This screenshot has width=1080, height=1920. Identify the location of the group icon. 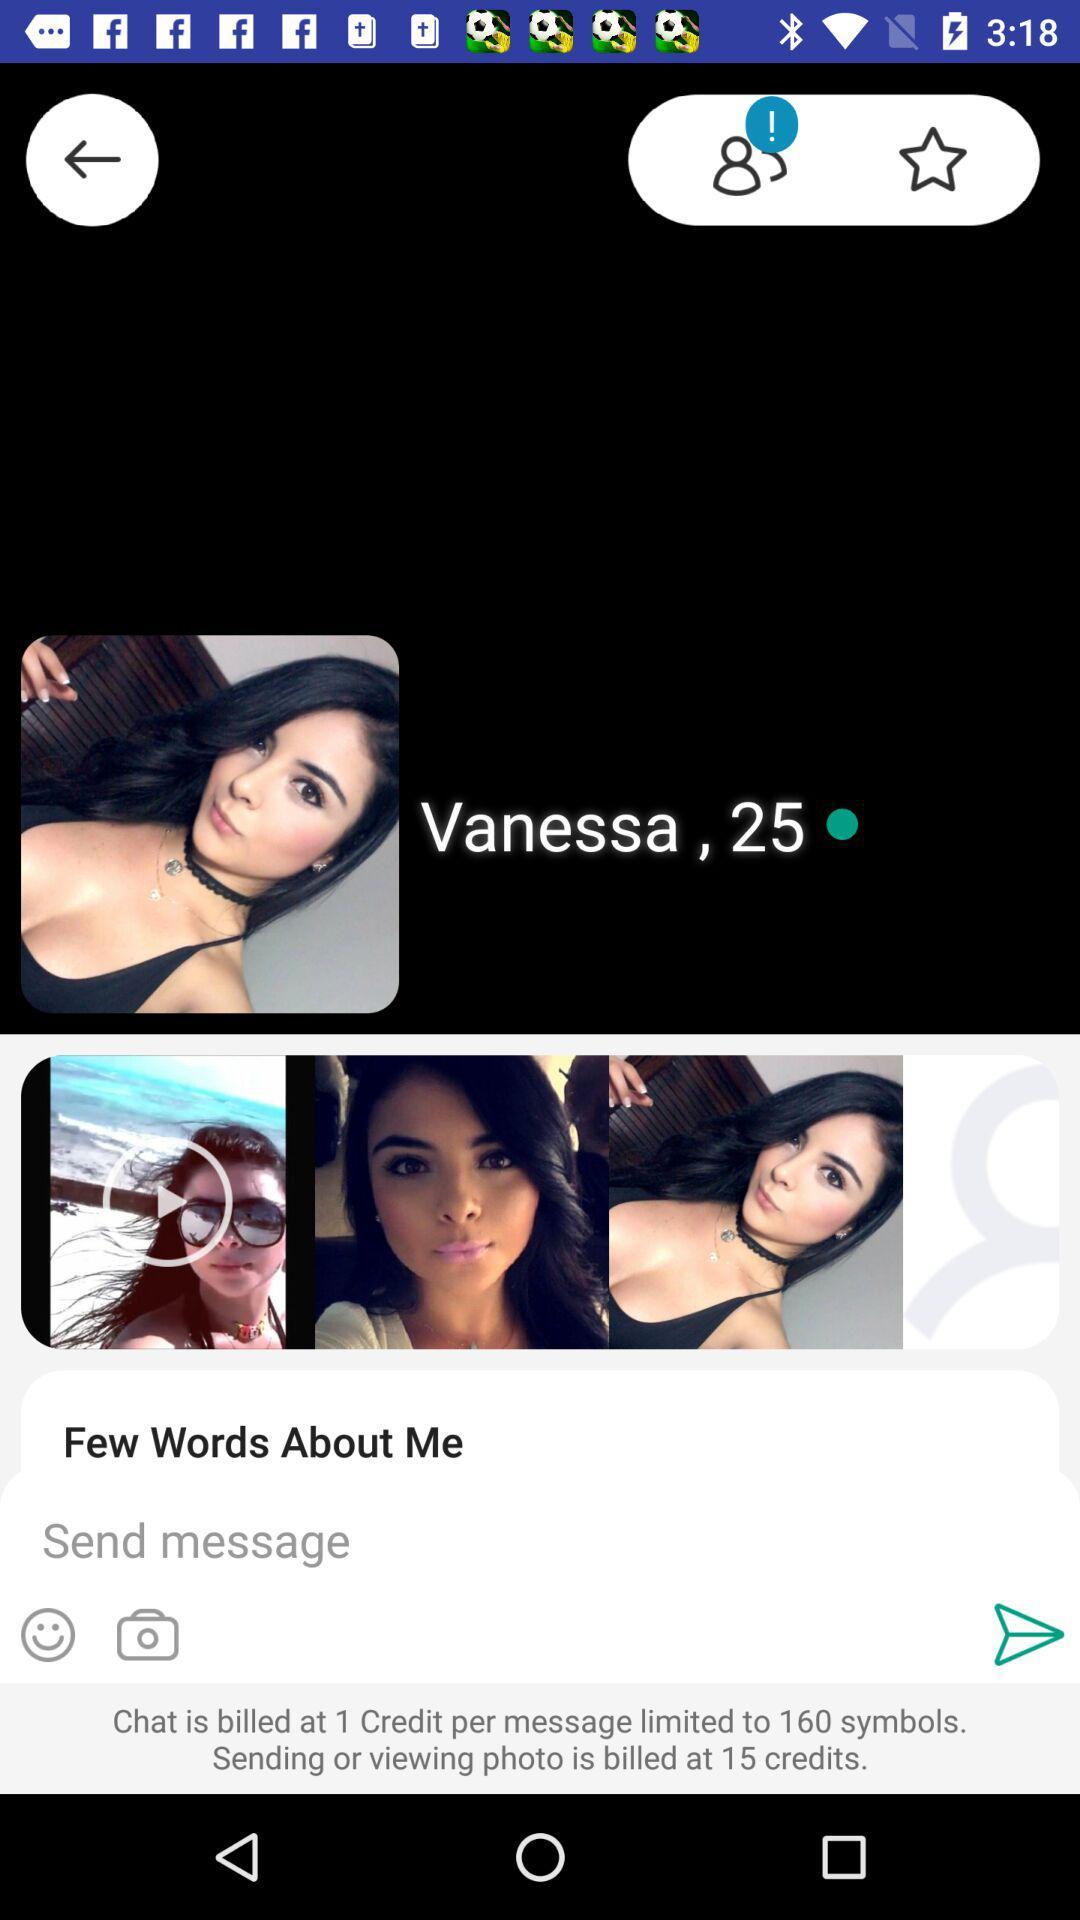
(731, 163).